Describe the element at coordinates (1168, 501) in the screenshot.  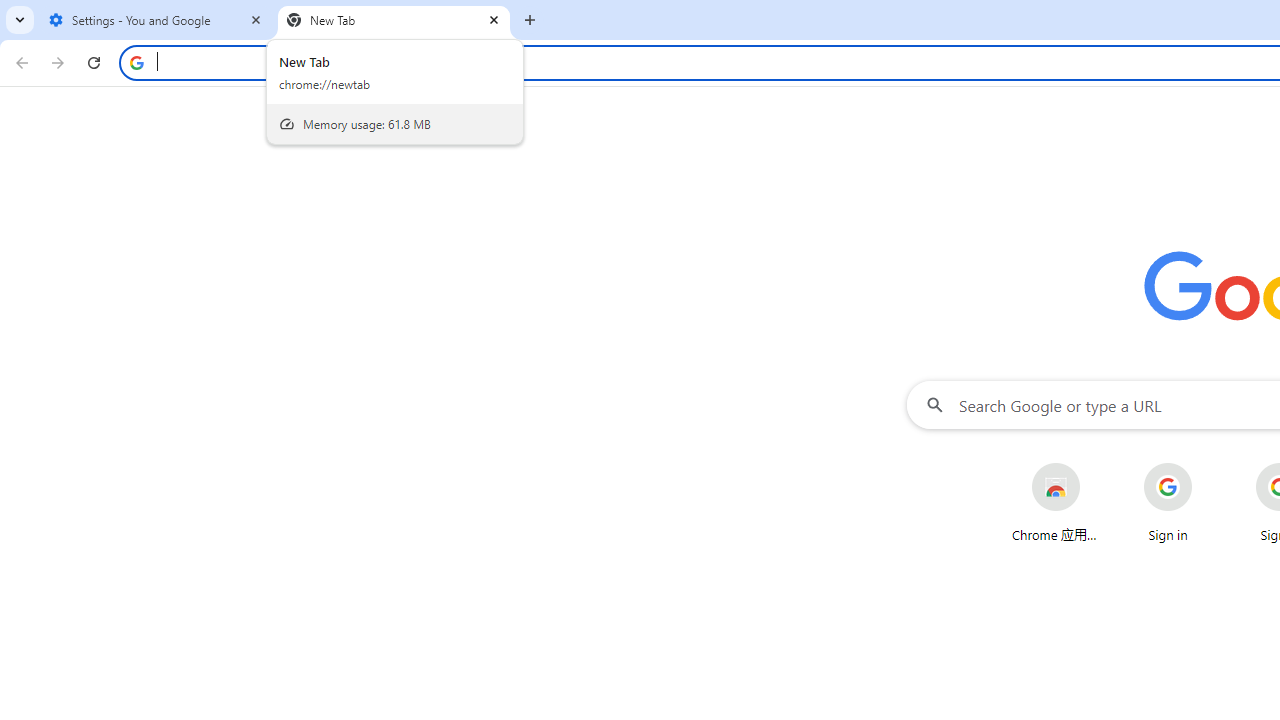
I see `'Sign in'` at that location.